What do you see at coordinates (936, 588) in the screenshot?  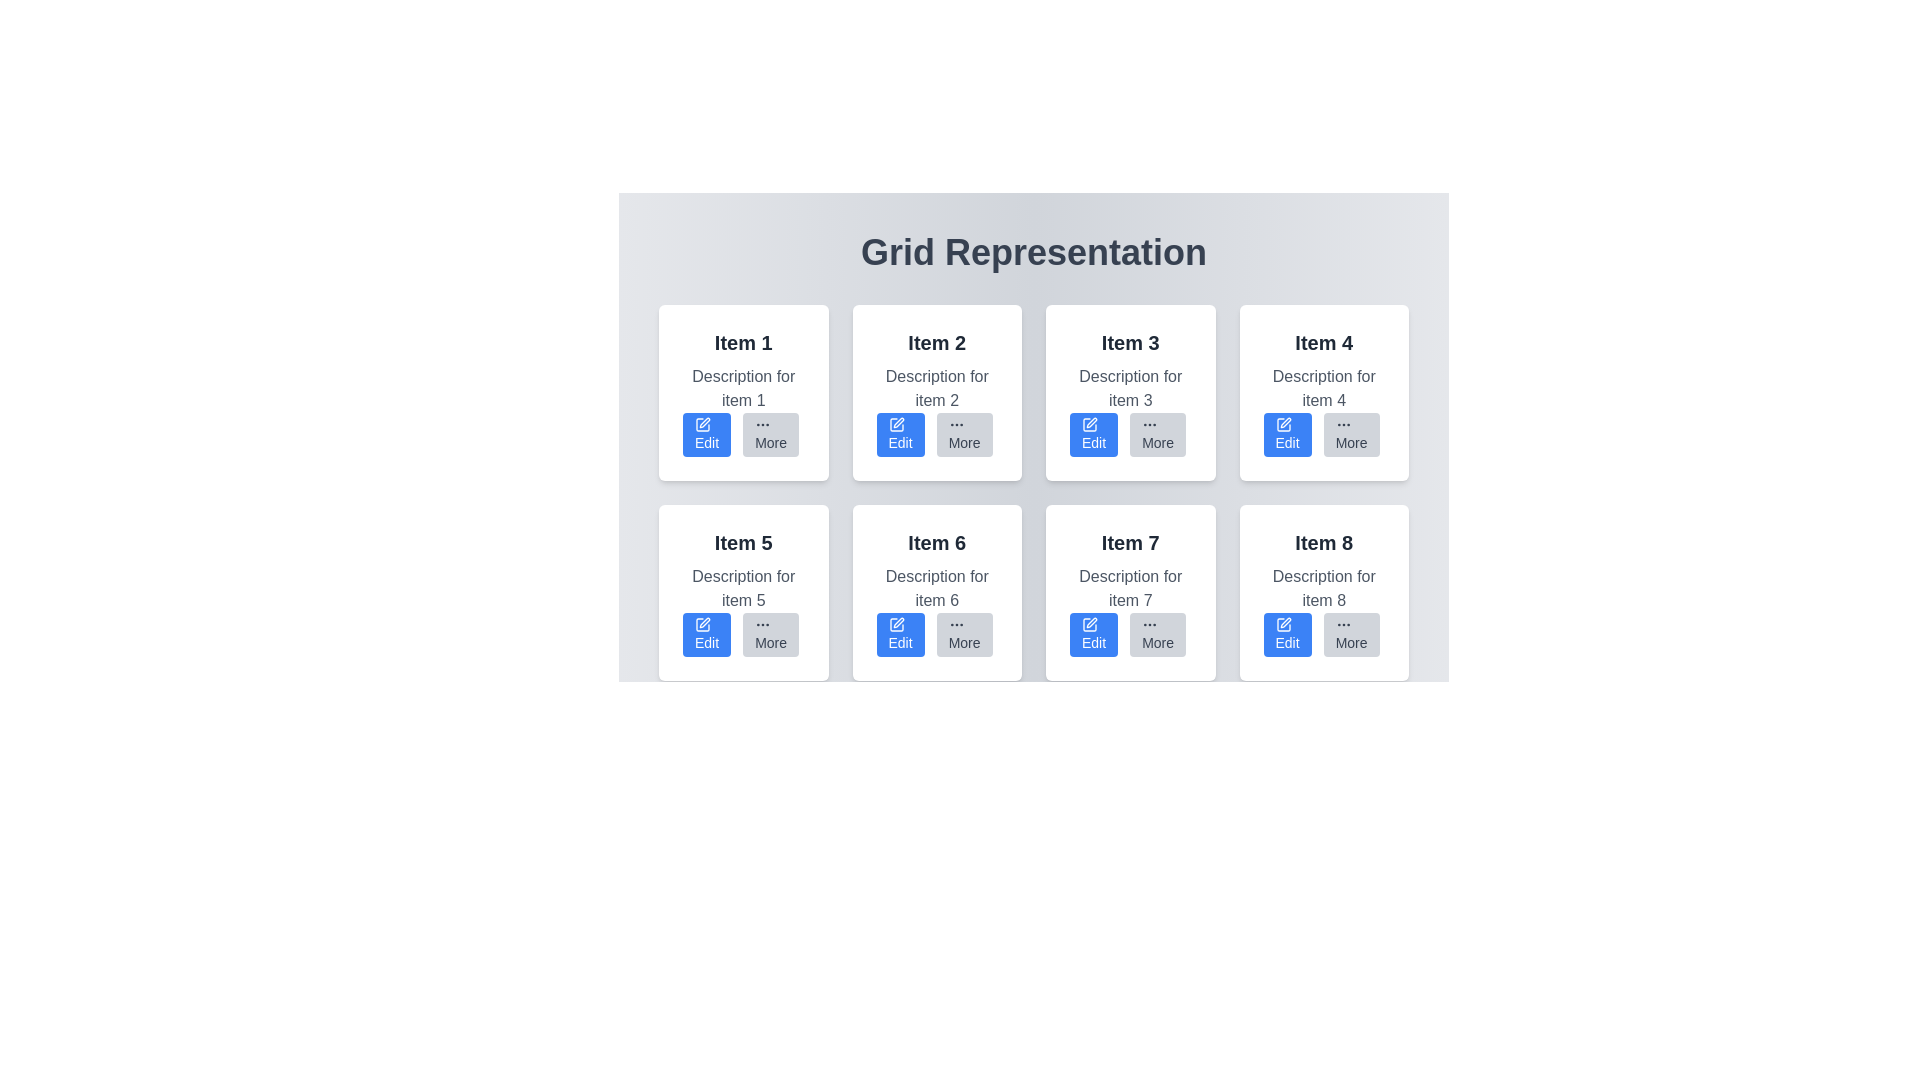 I see `descriptive text label located in the second row, third column of the grid layout, directly below the title text 'Item 6'` at bounding box center [936, 588].